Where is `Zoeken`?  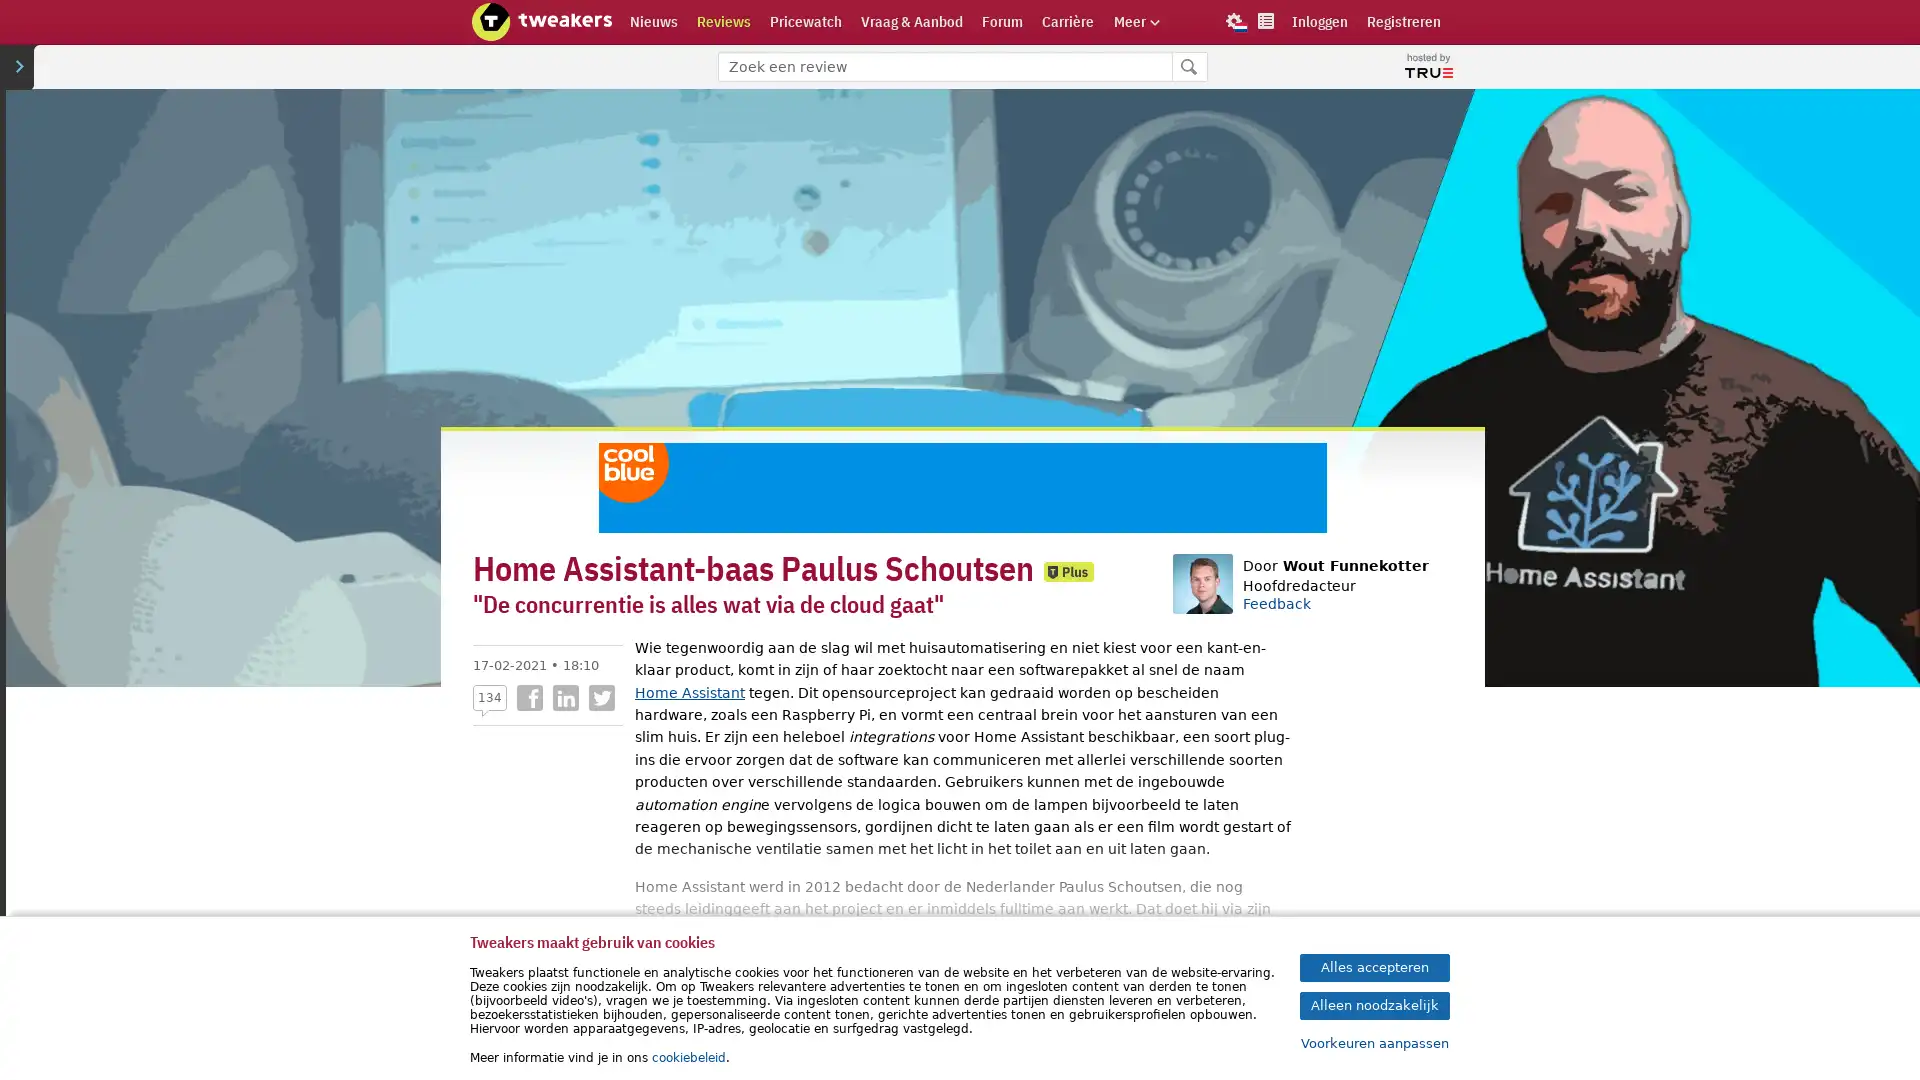 Zoeken is located at coordinates (1189, 65).